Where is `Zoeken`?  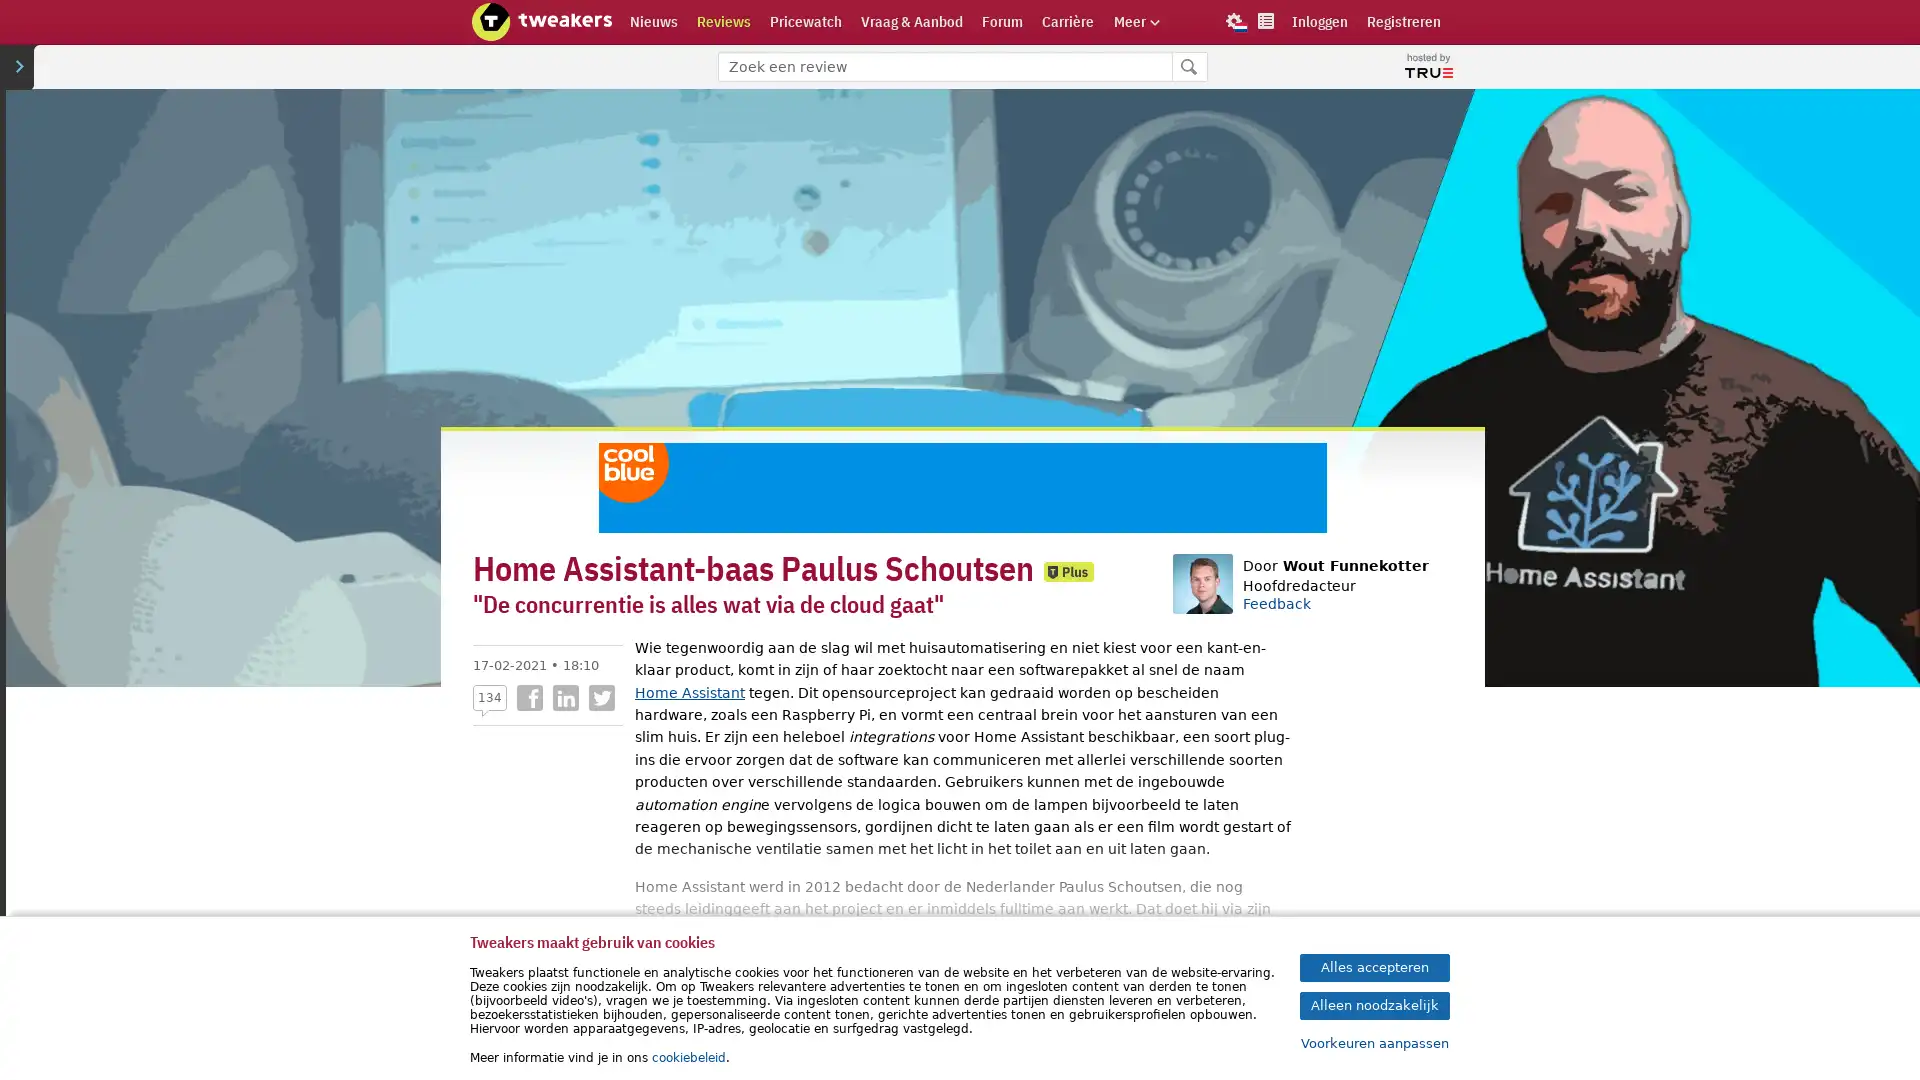 Zoeken is located at coordinates (1189, 65).